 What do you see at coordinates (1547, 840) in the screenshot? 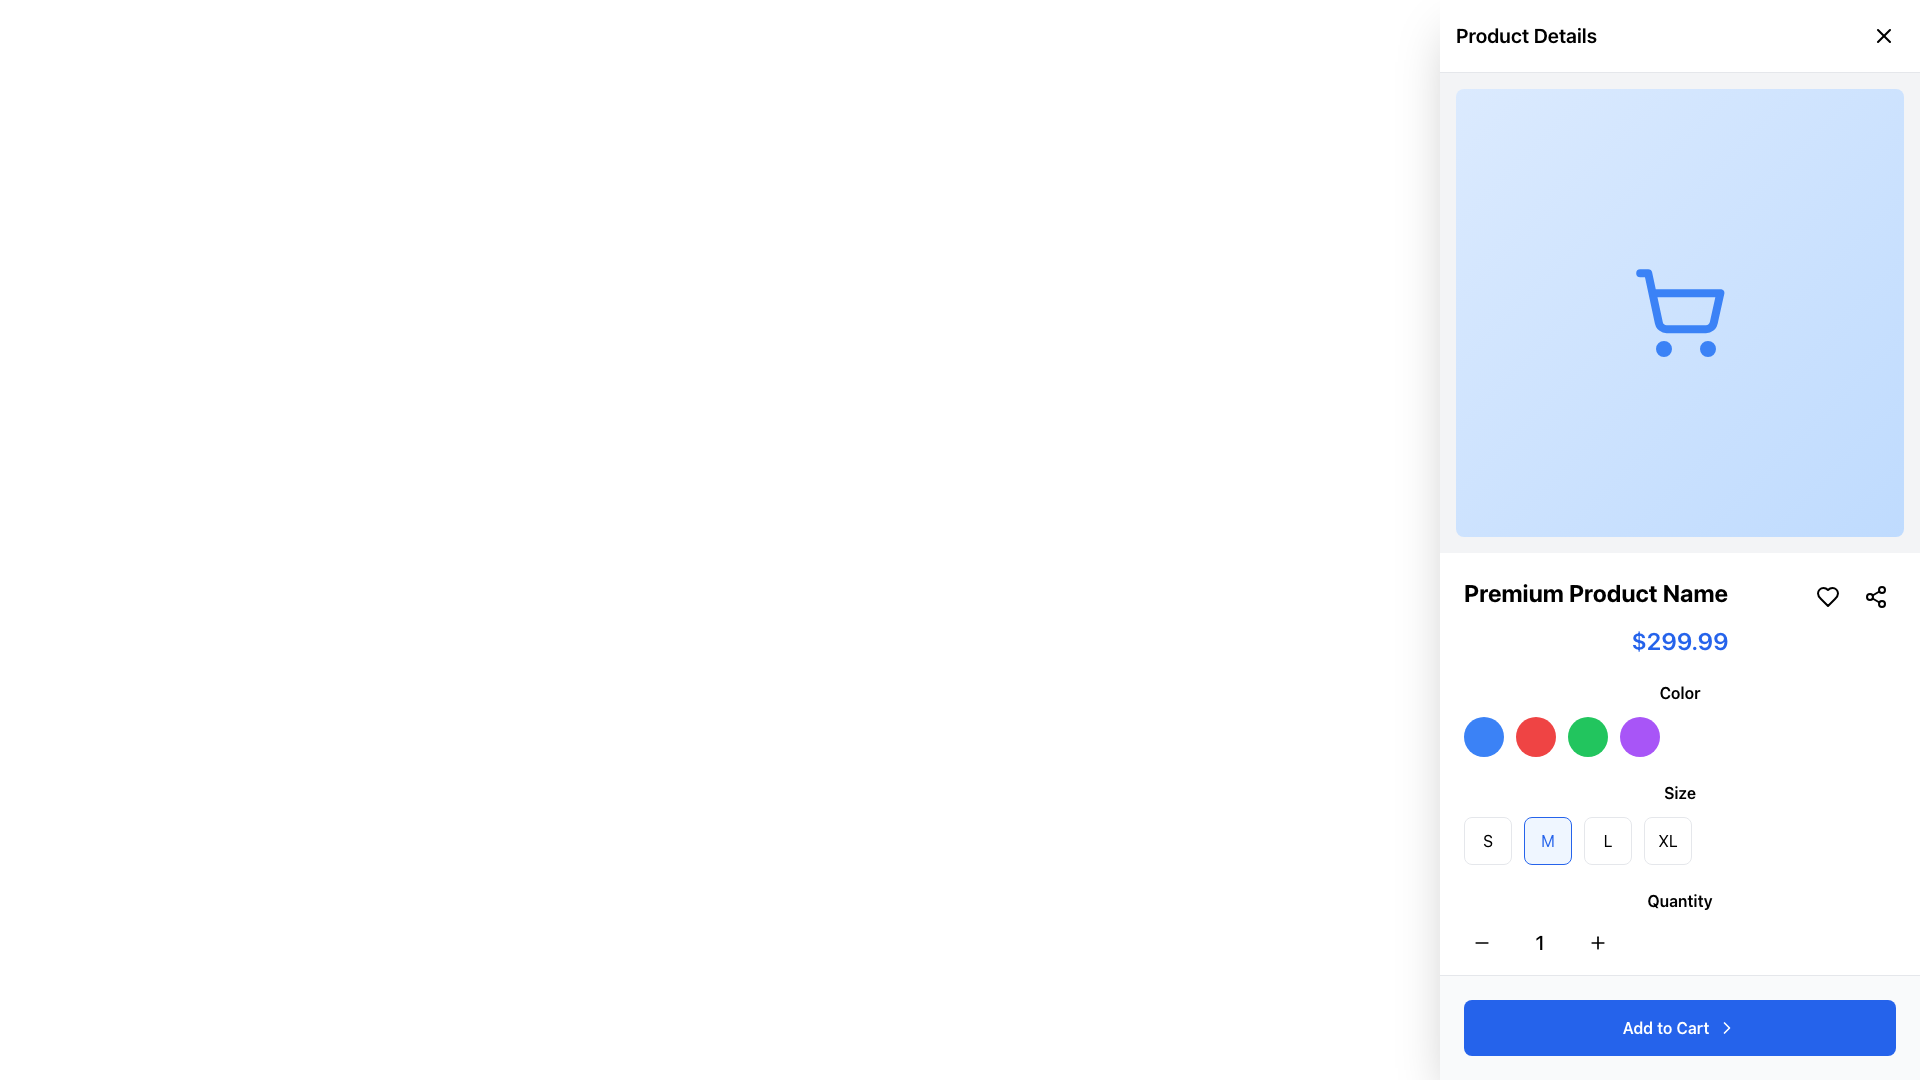
I see `the medium-sized button with rounded corners, light blue background, and the letter 'M' in blue font, located in the 'Size' section of the product details panel` at bounding box center [1547, 840].